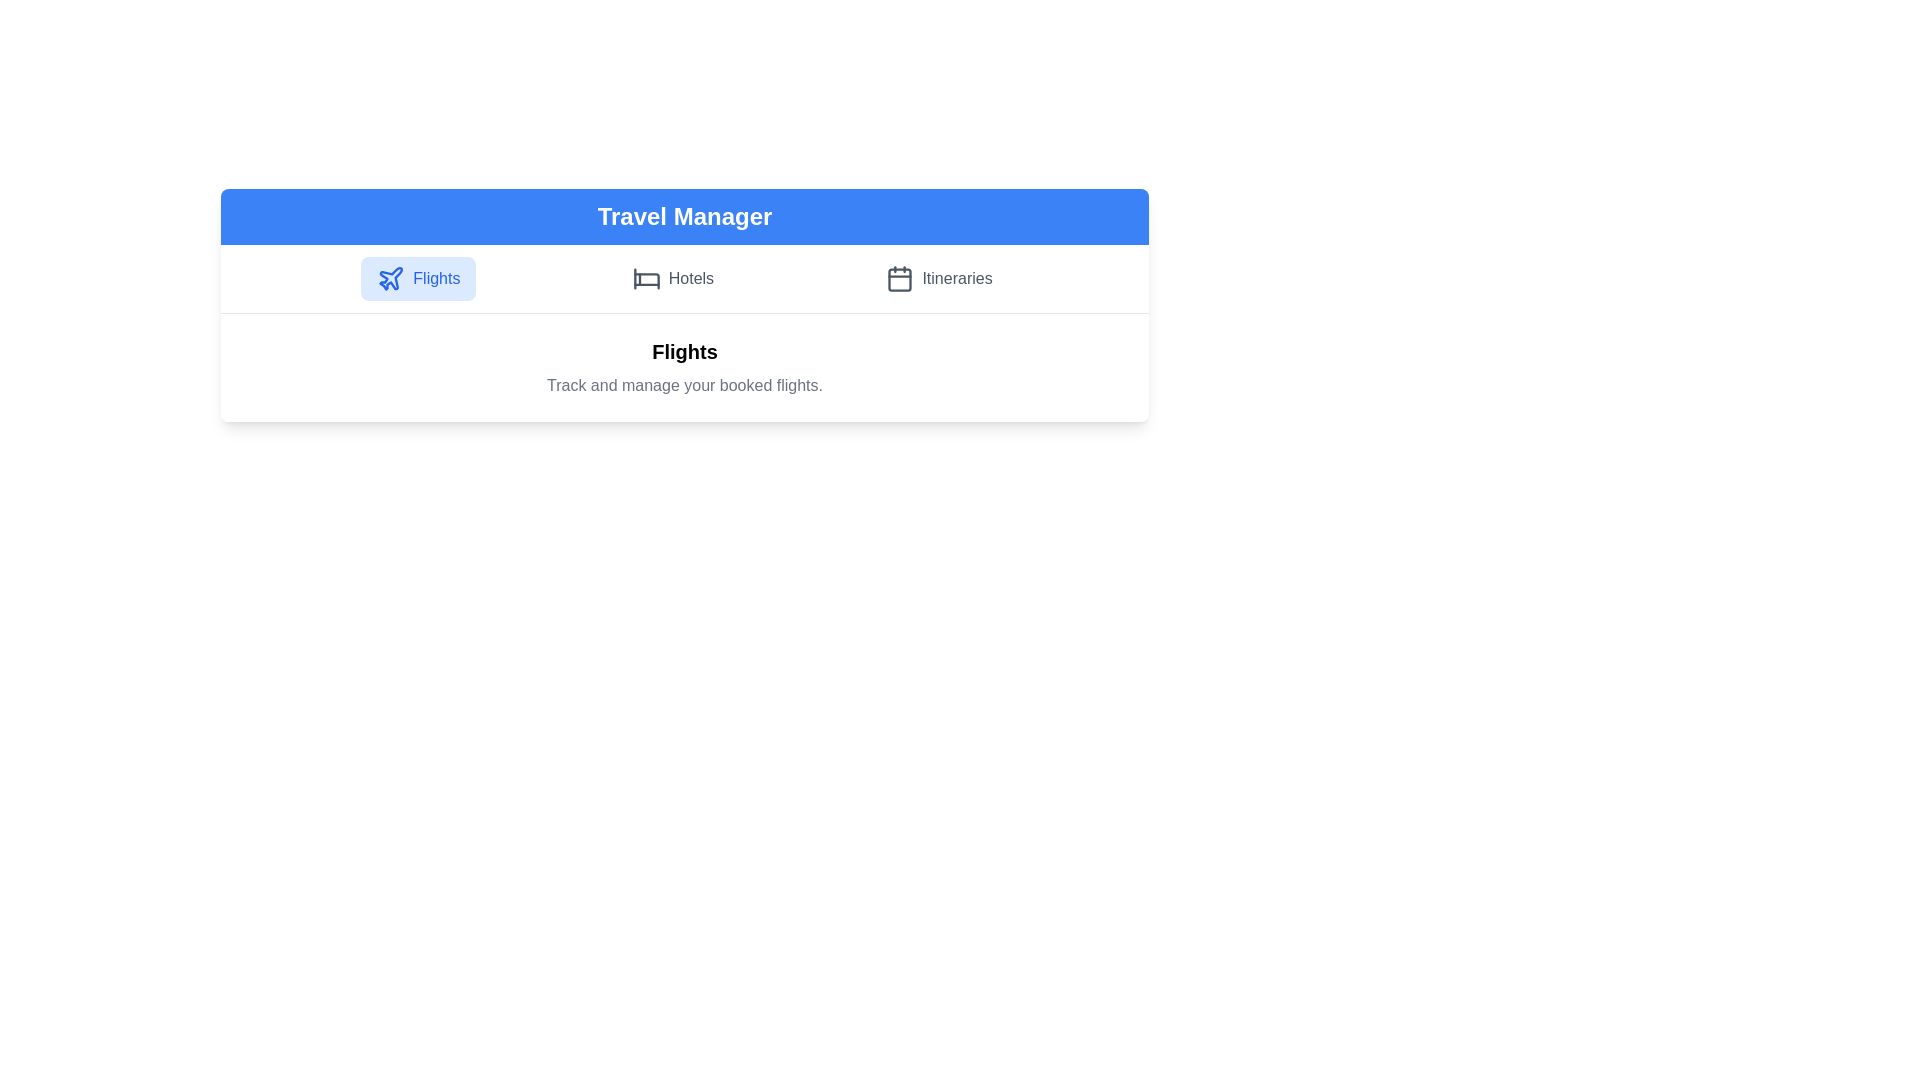 This screenshot has width=1920, height=1080. Describe the element at coordinates (417, 278) in the screenshot. I see `the Flights tab to view its details` at that location.